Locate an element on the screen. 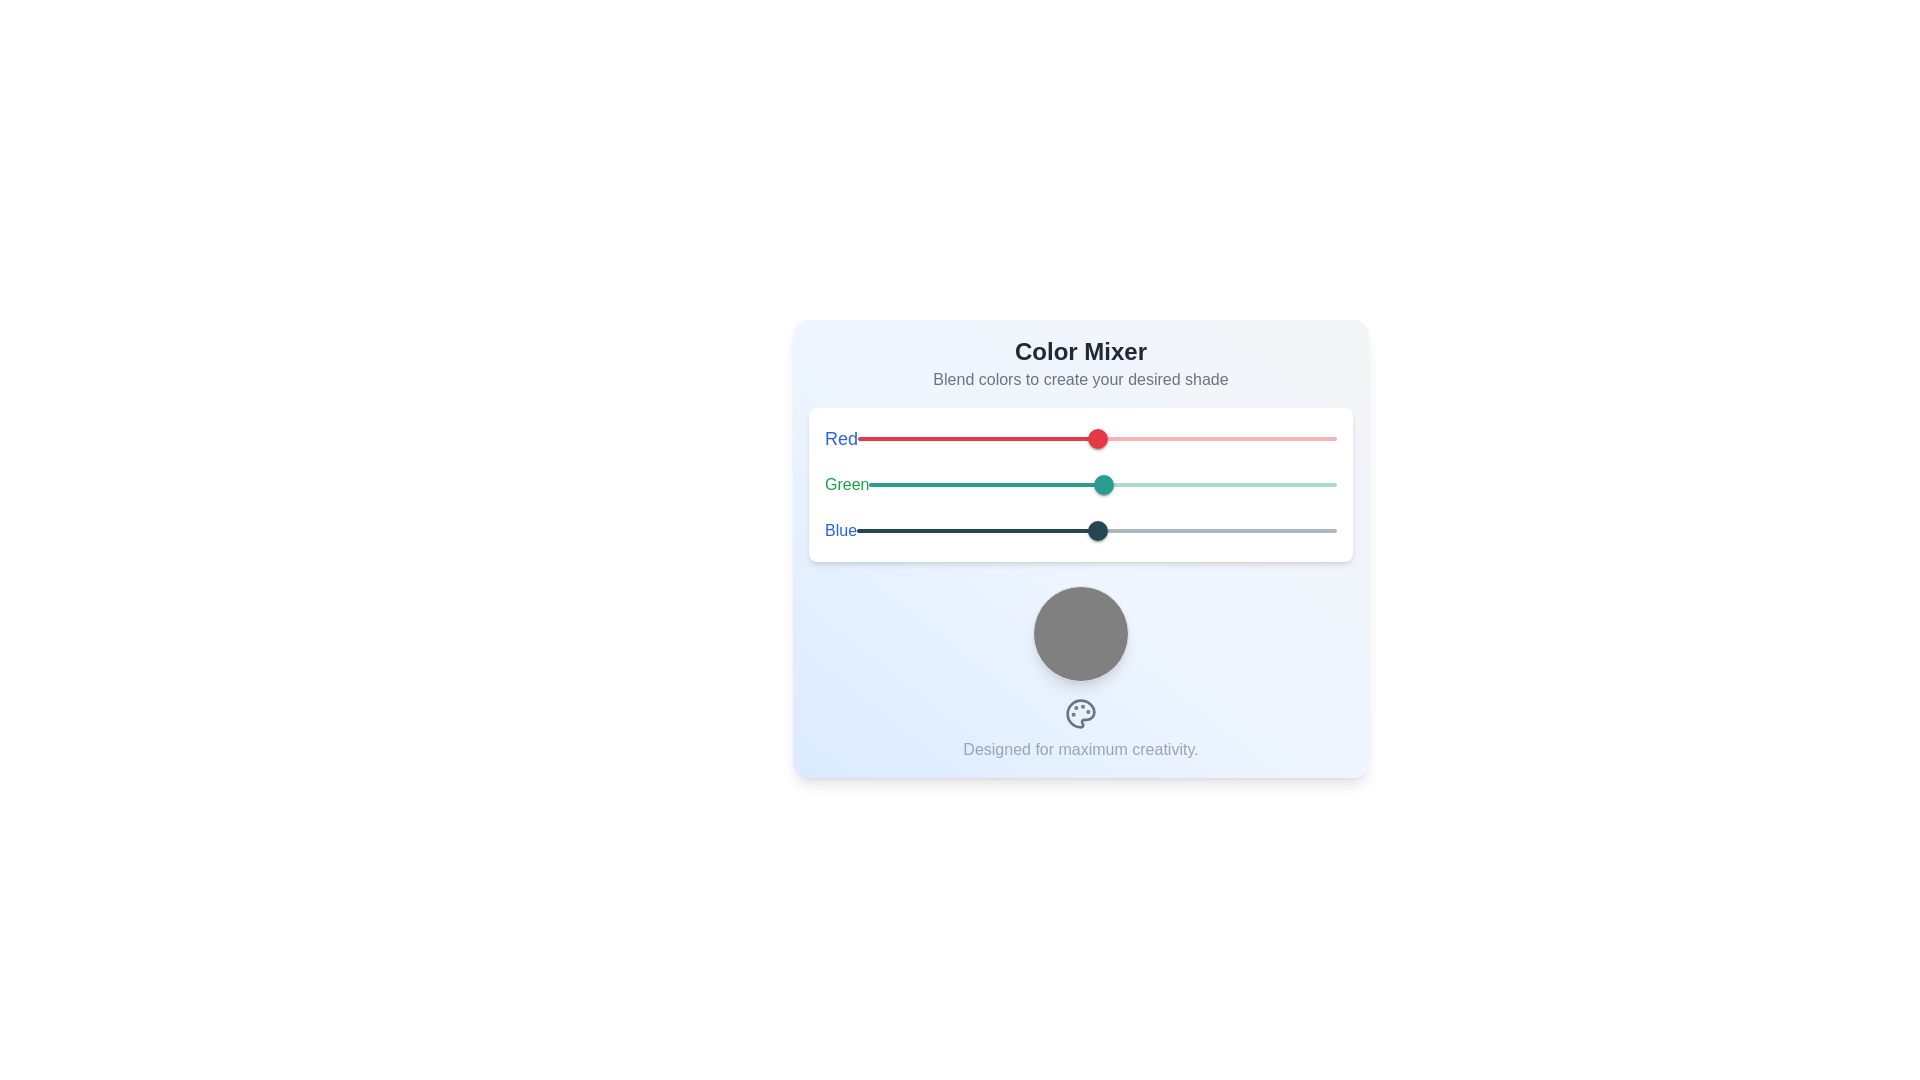 The width and height of the screenshot is (1920, 1080). the red component of the color is located at coordinates (1104, 438).